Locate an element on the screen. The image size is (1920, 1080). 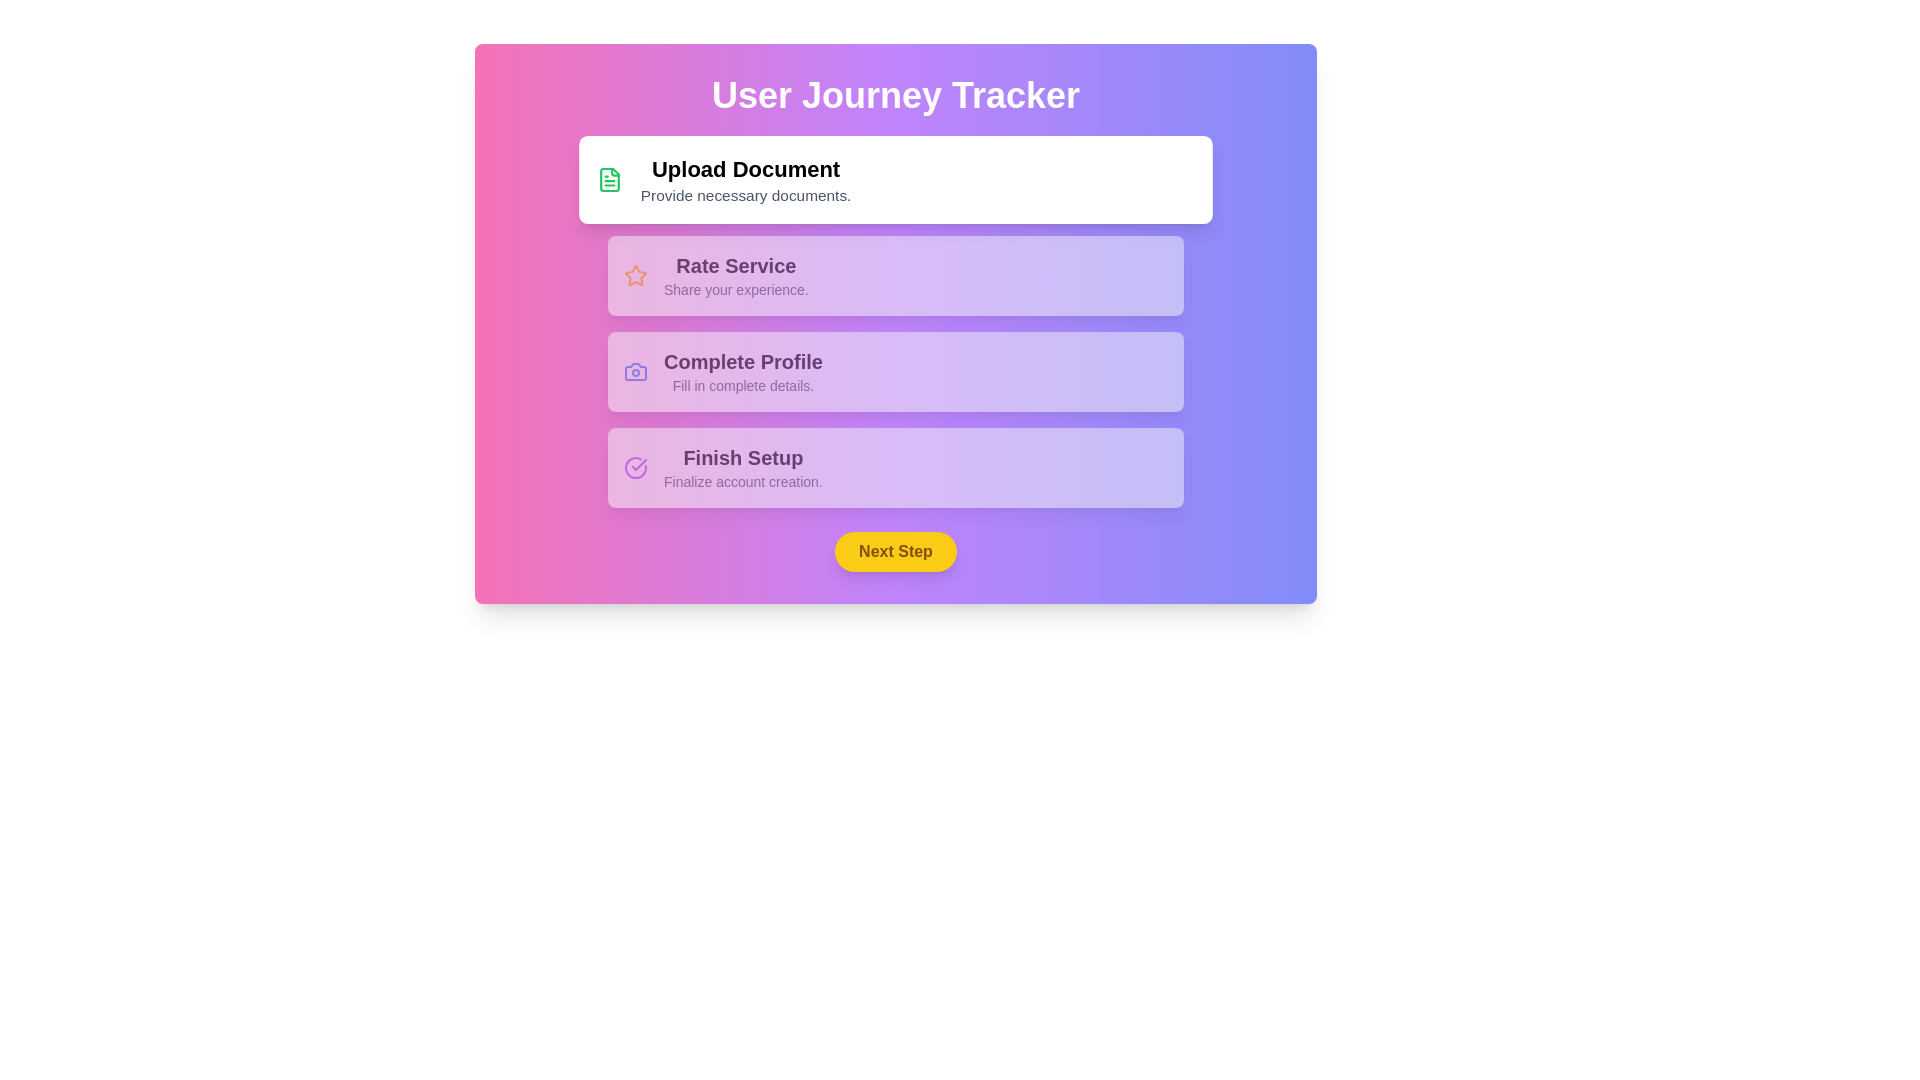
text label containing the phrase 'Share your experience.' which is styled with a small font size and gray color, located directly beneath the 'Rate Service' label is located at coordinates (735, 289).